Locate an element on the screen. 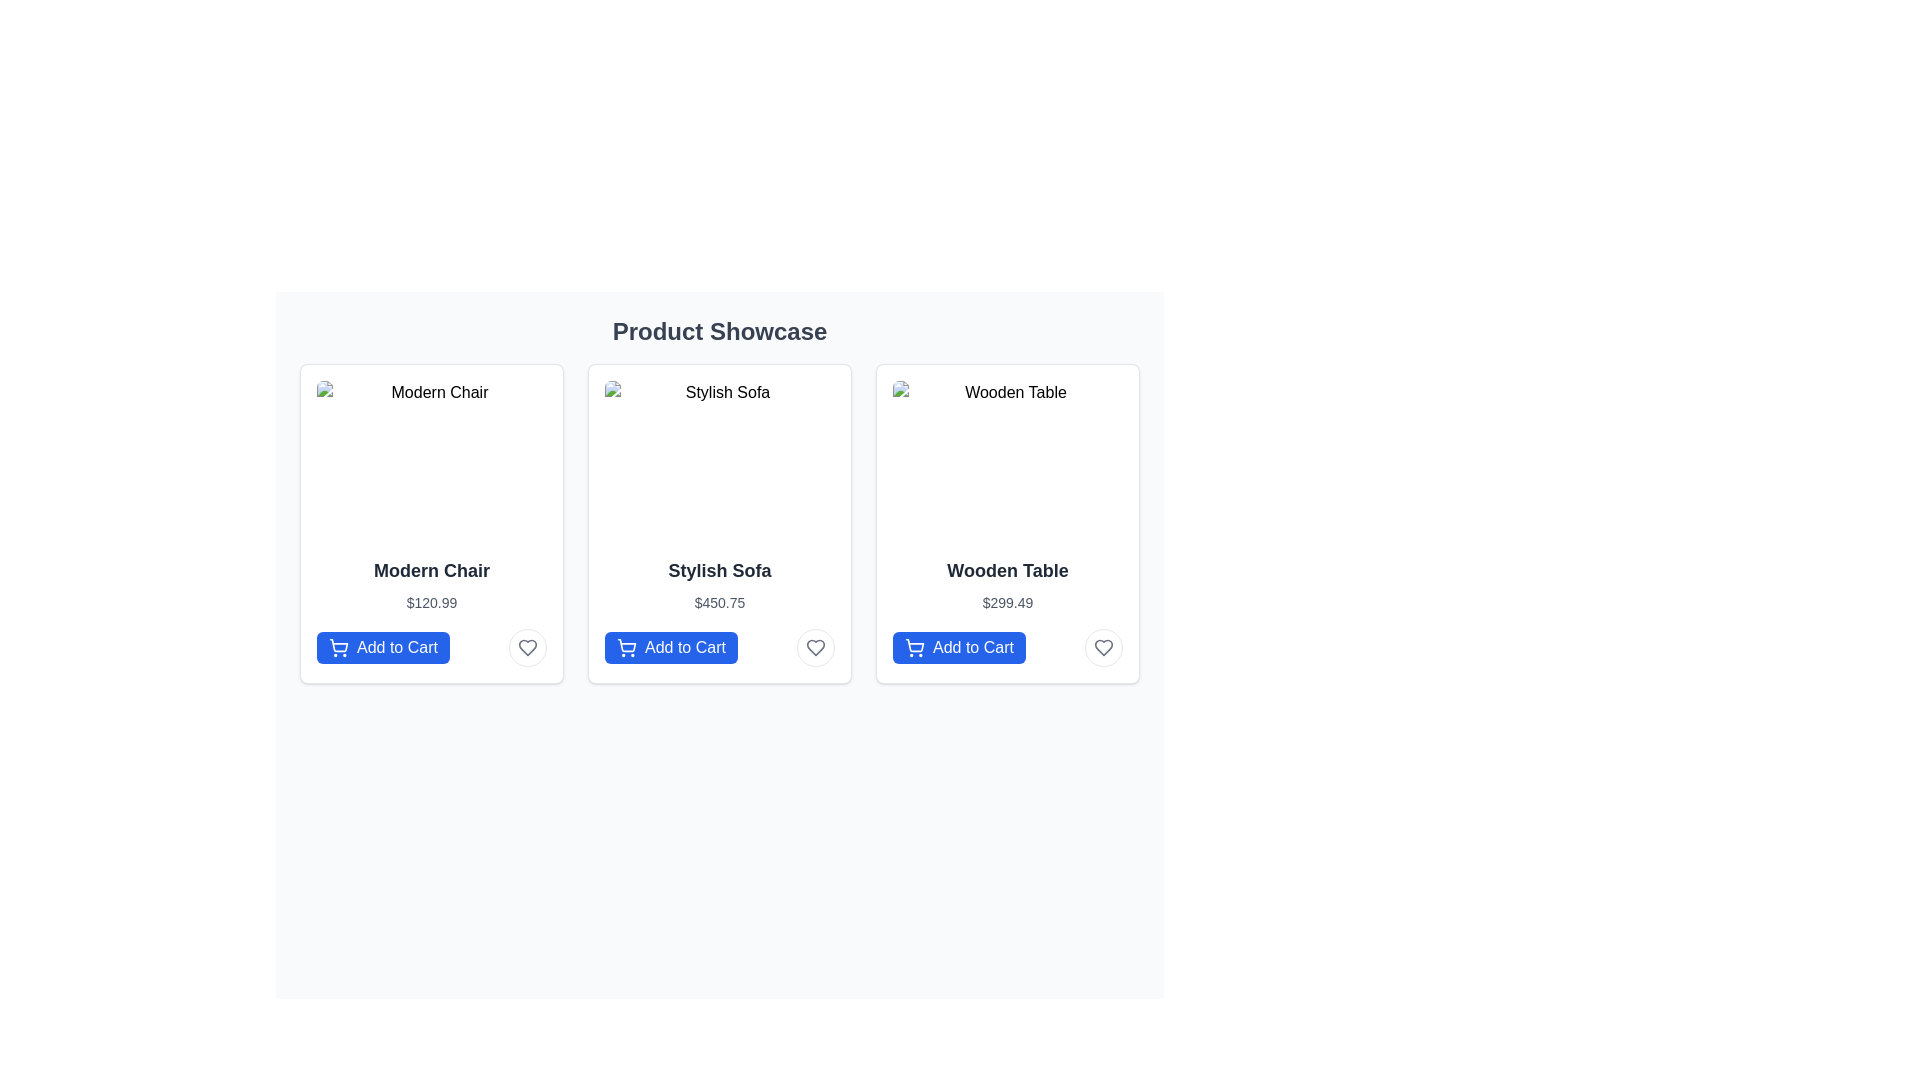 The width and height of the screenshot is (1920, 1080). product title displayed in the second card of the product showcase, which is centrally located below the sofa image and above the price information is located at coordinates (720, 570).